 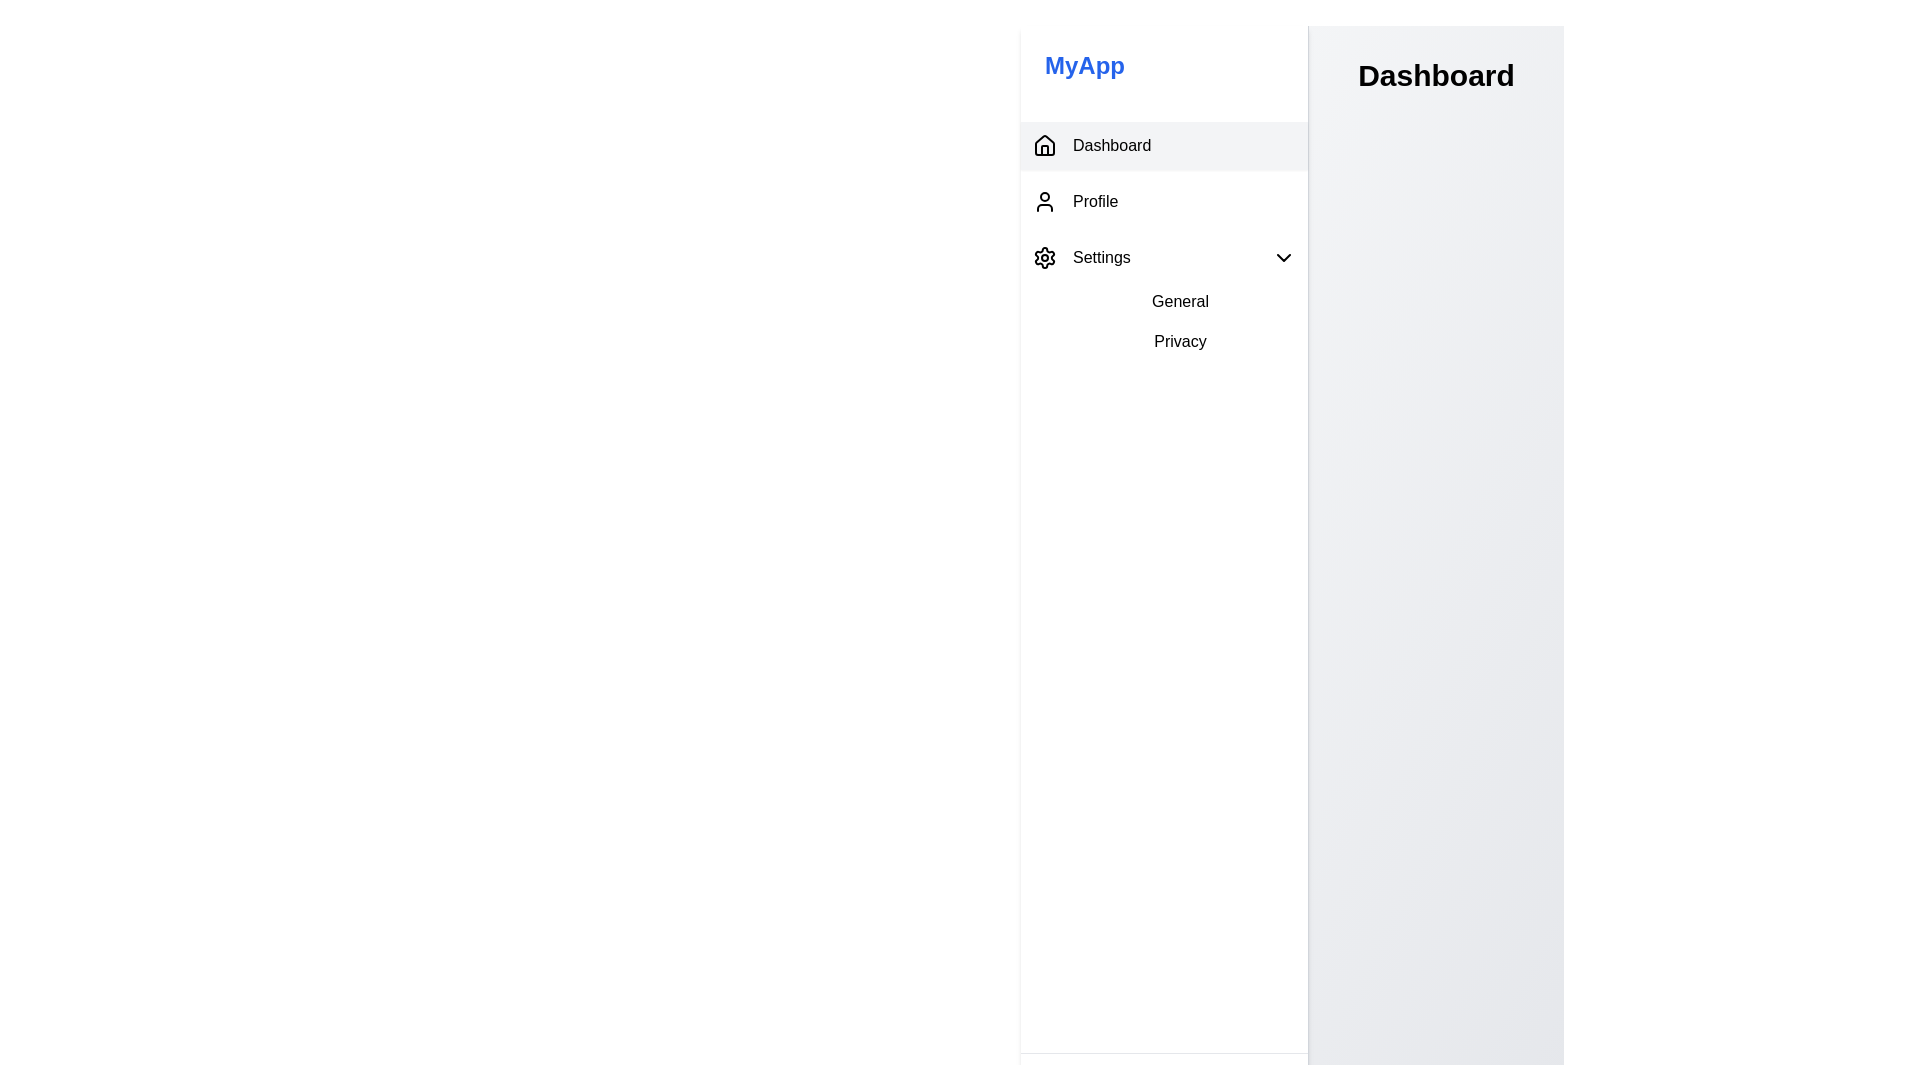 I want to click on the second menu item in the sidebar that is positioned below 'Dashboard' and above 'Settings', so click(x=1164, y=201).